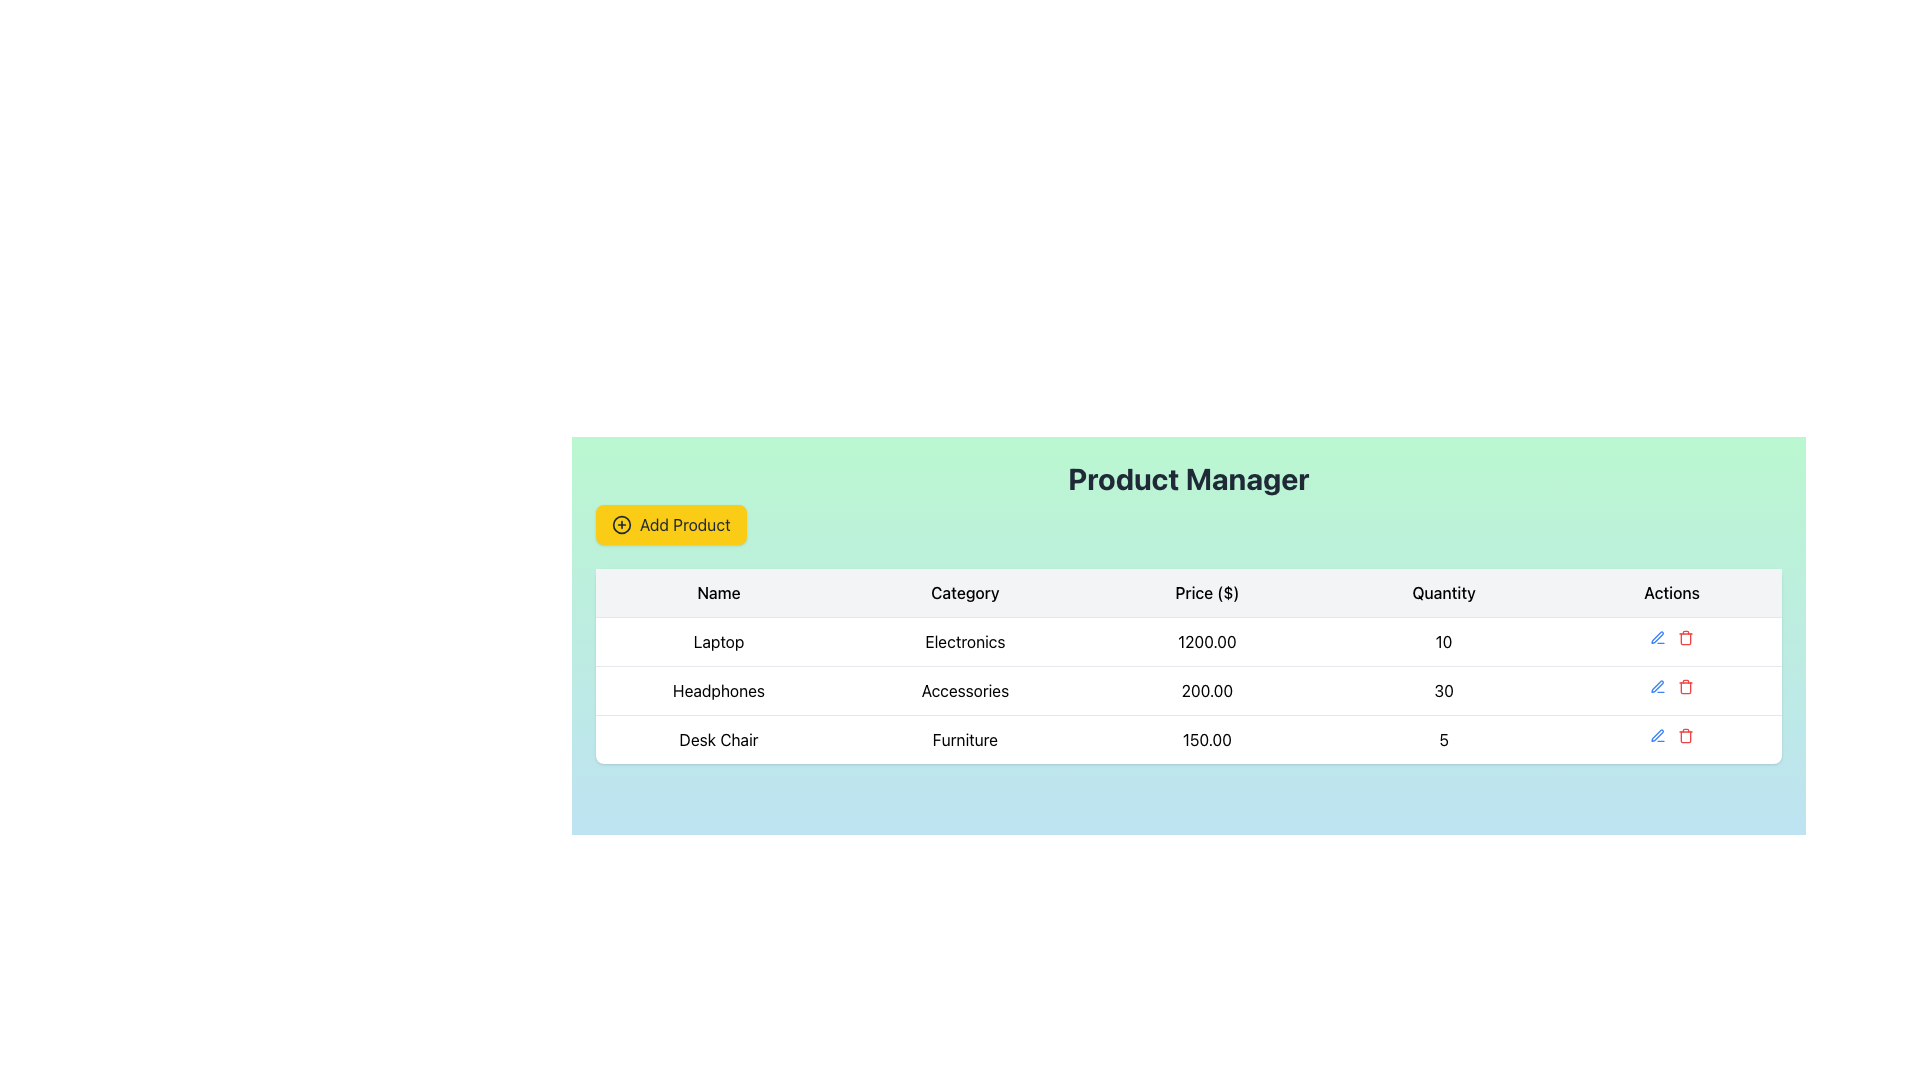 This screenshot has width=1920, height=1080. Describe the element at coordinates (1685, 736) in the screenshot. I see `the delete icon button located in the action column of the last row in the table` at that location.